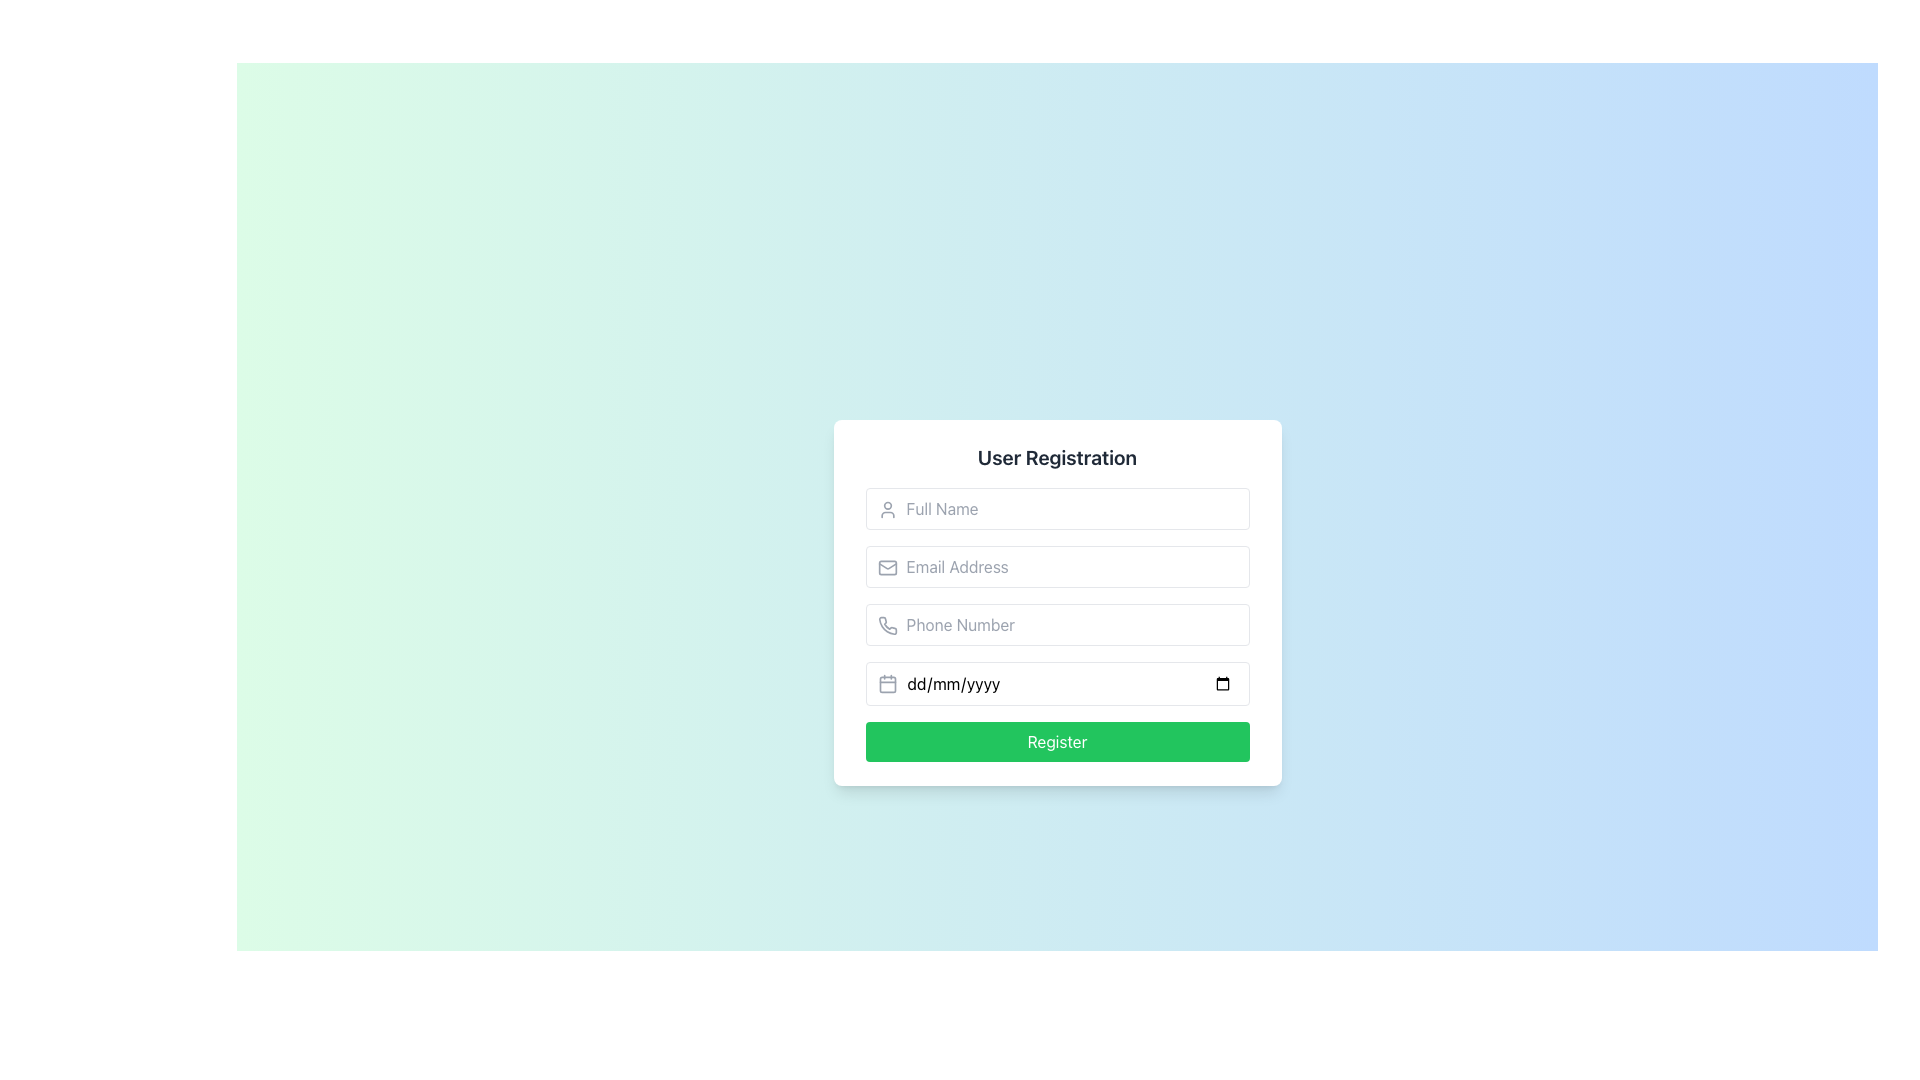 Image resolution: width=1920 pixels, height=1080 pixels. I want to click on the second input field for email addresses in the registration form, so click(1056, 567).